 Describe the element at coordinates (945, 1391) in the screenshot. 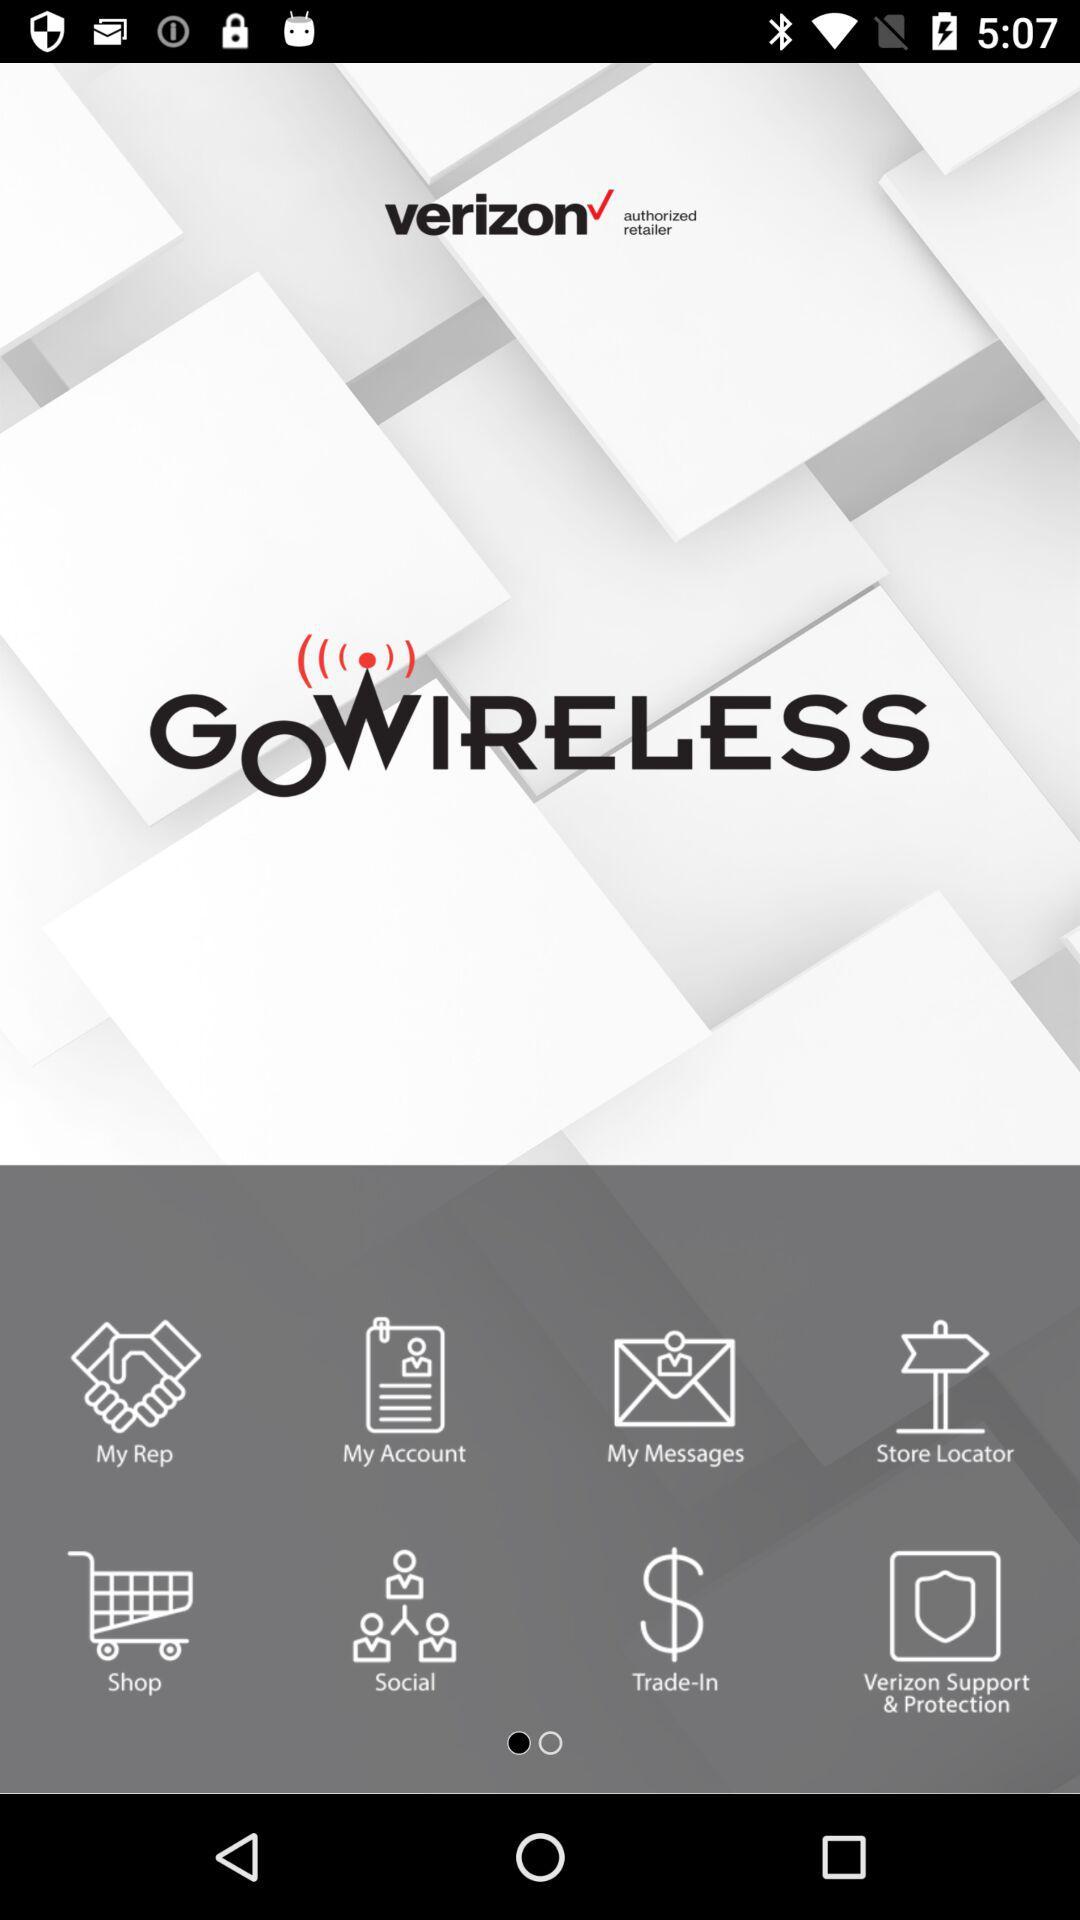

I see `the delete icon` at that location.